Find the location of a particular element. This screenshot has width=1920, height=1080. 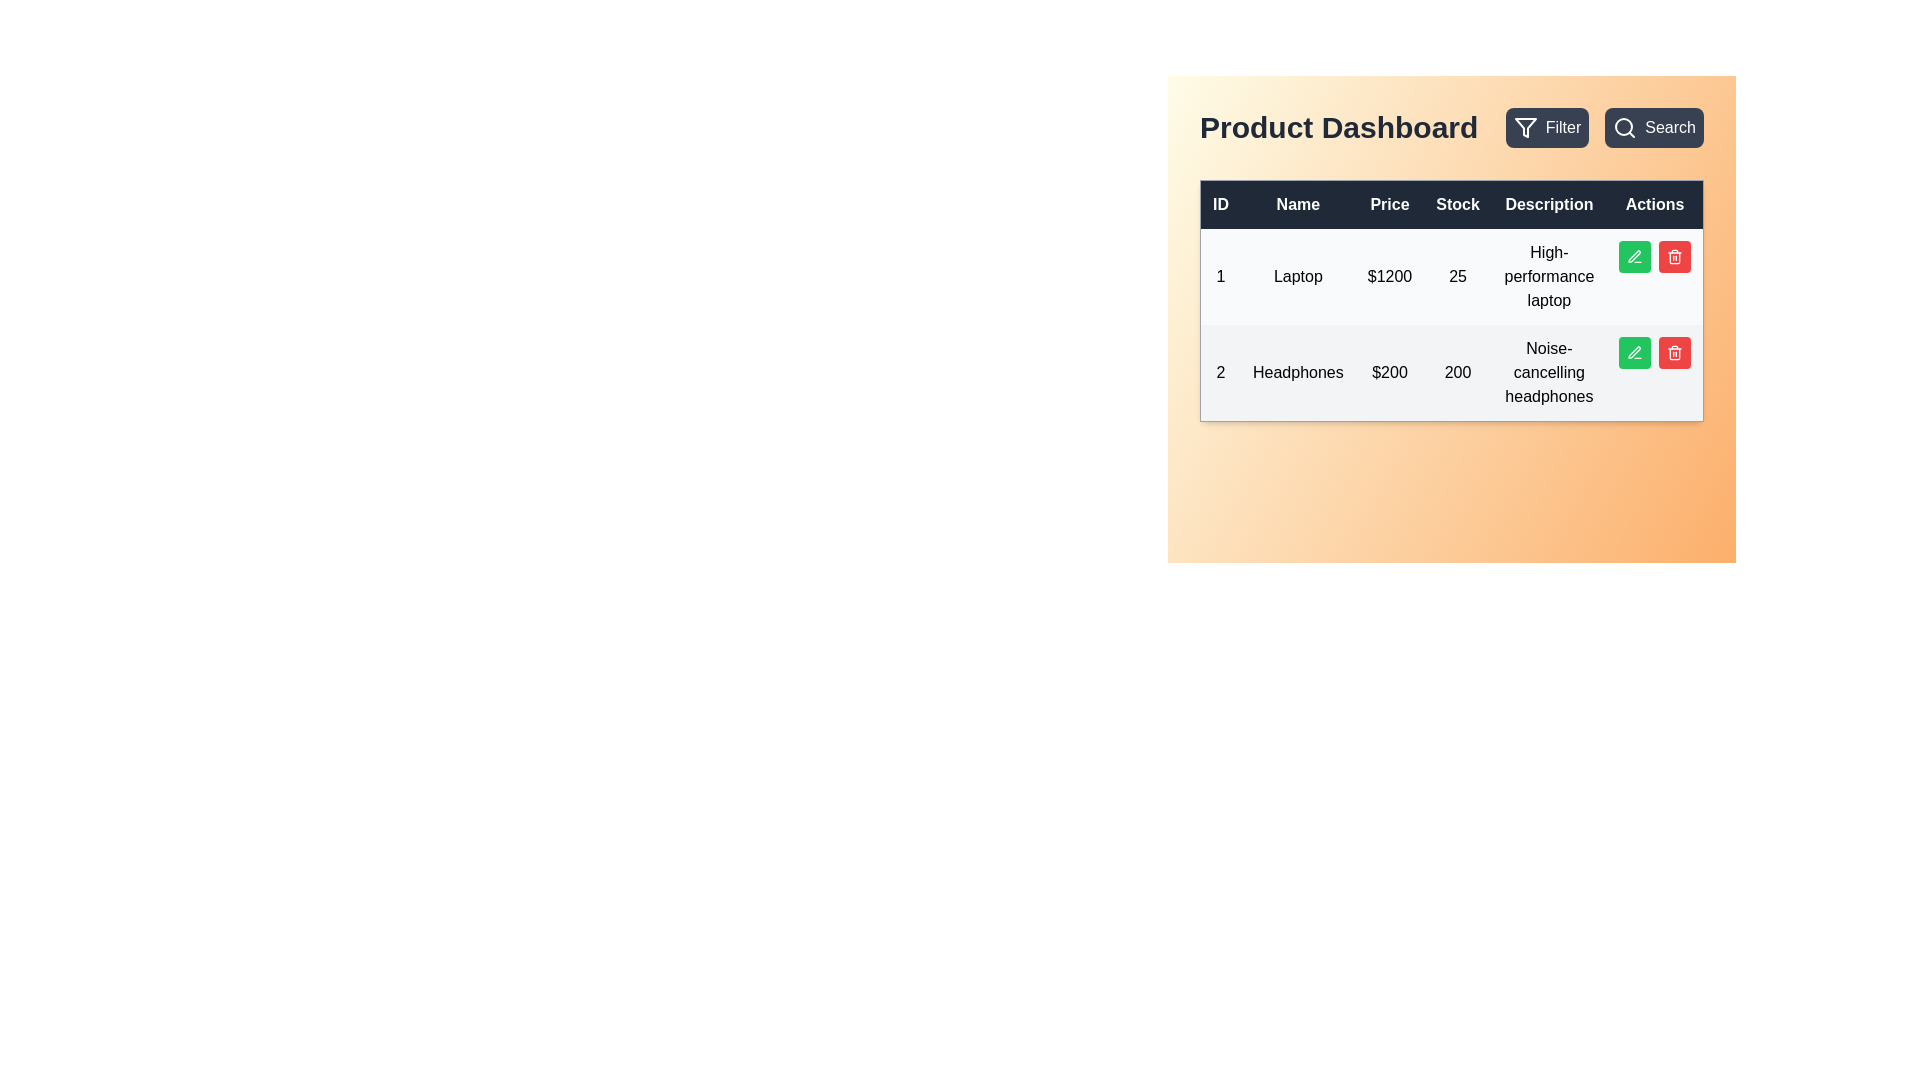

the delete button for 'Headphones' in the 'Actions' column is located at coordinates (1675, 256).